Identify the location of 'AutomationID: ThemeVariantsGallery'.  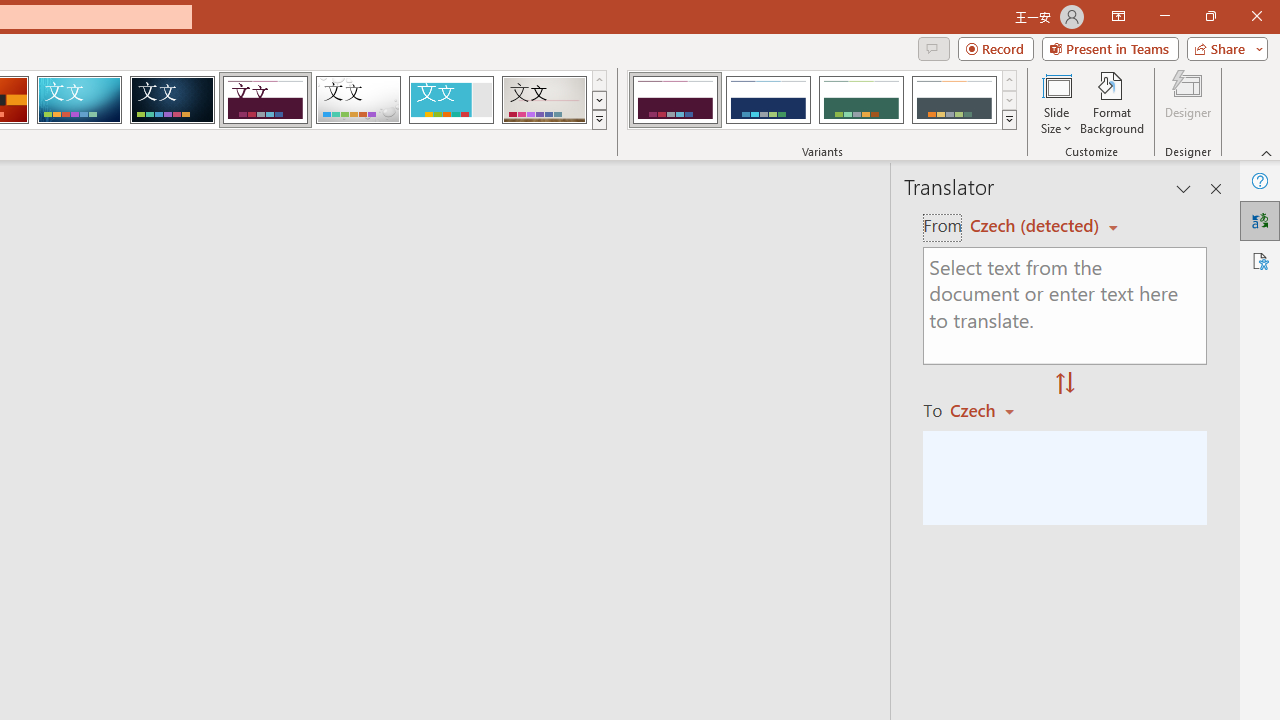
(823, 100).